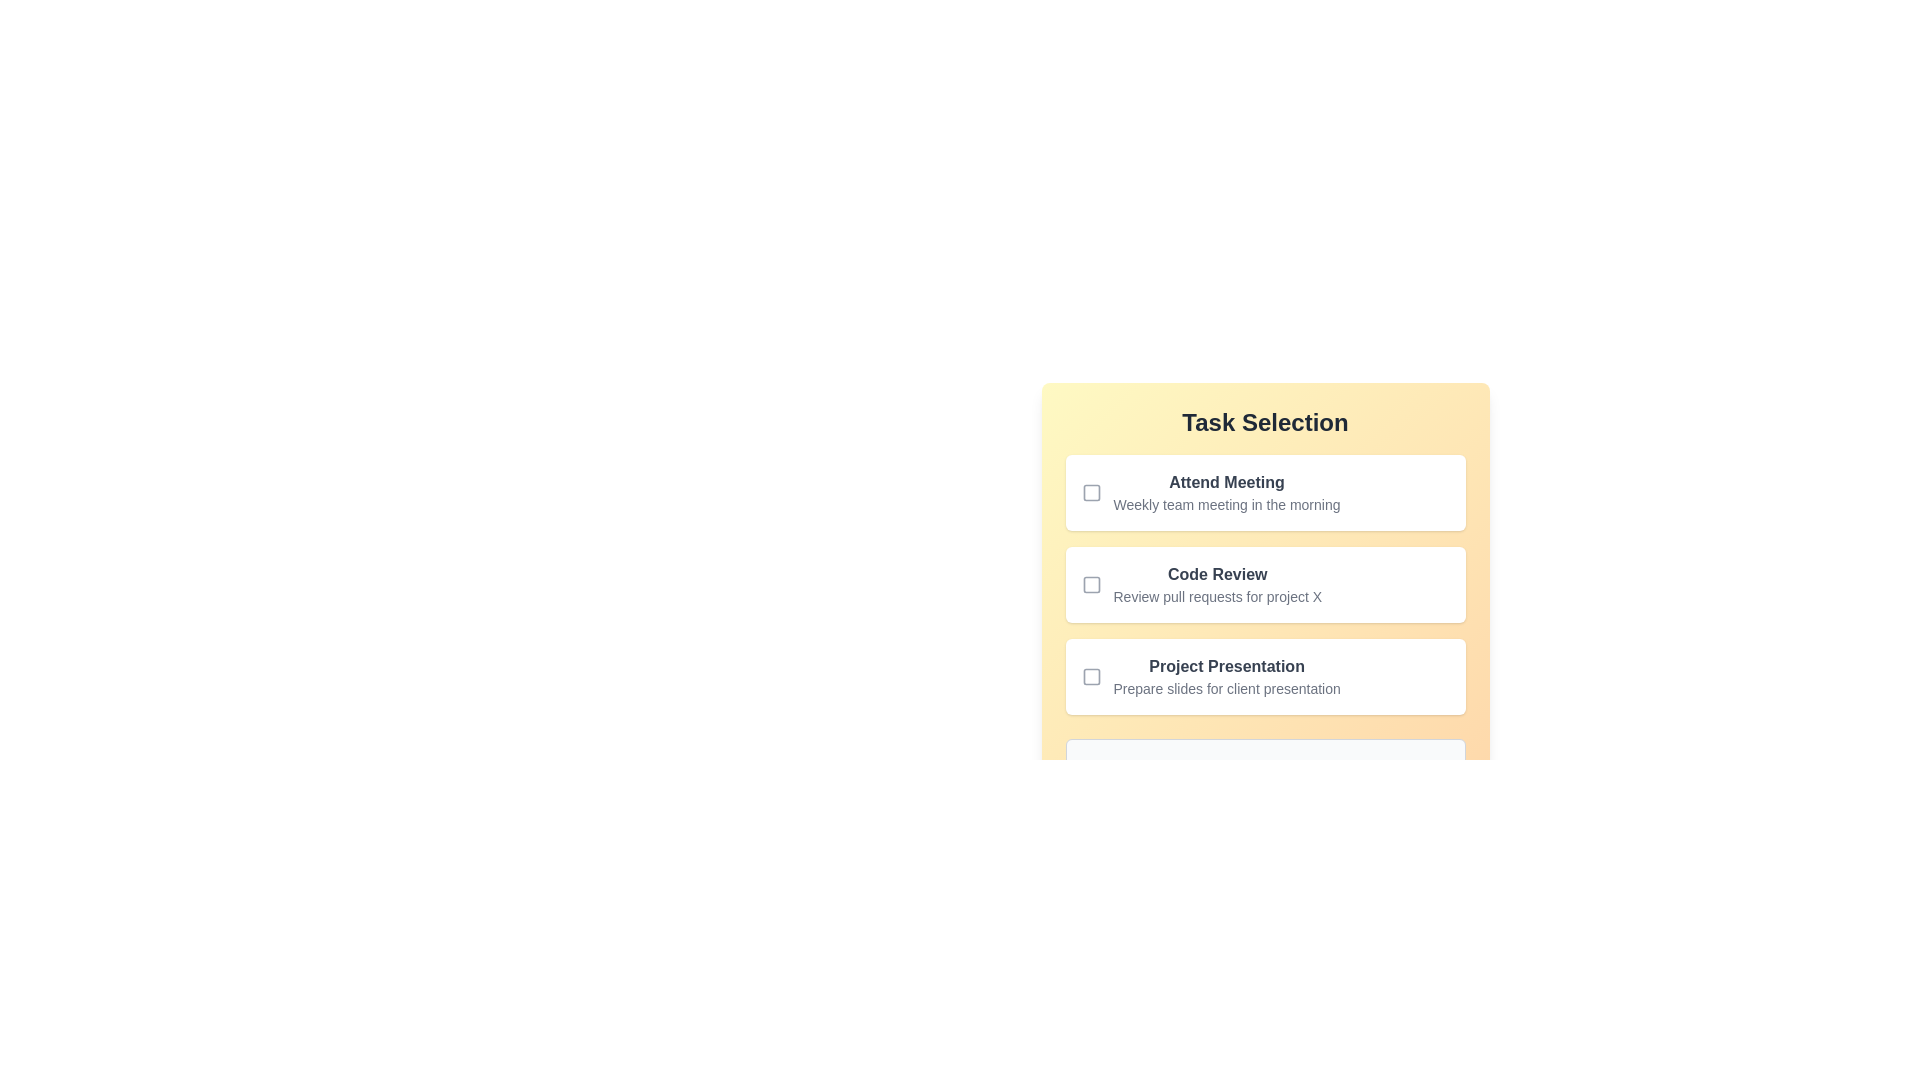 Image resolution: width=1920 pixels, height=1080 pixels. What do you see at coordinates (1090, 585) in the screenshot?
I see `the checkbox associated with the 'Code Review' task` at bounding box center [1090, 585].